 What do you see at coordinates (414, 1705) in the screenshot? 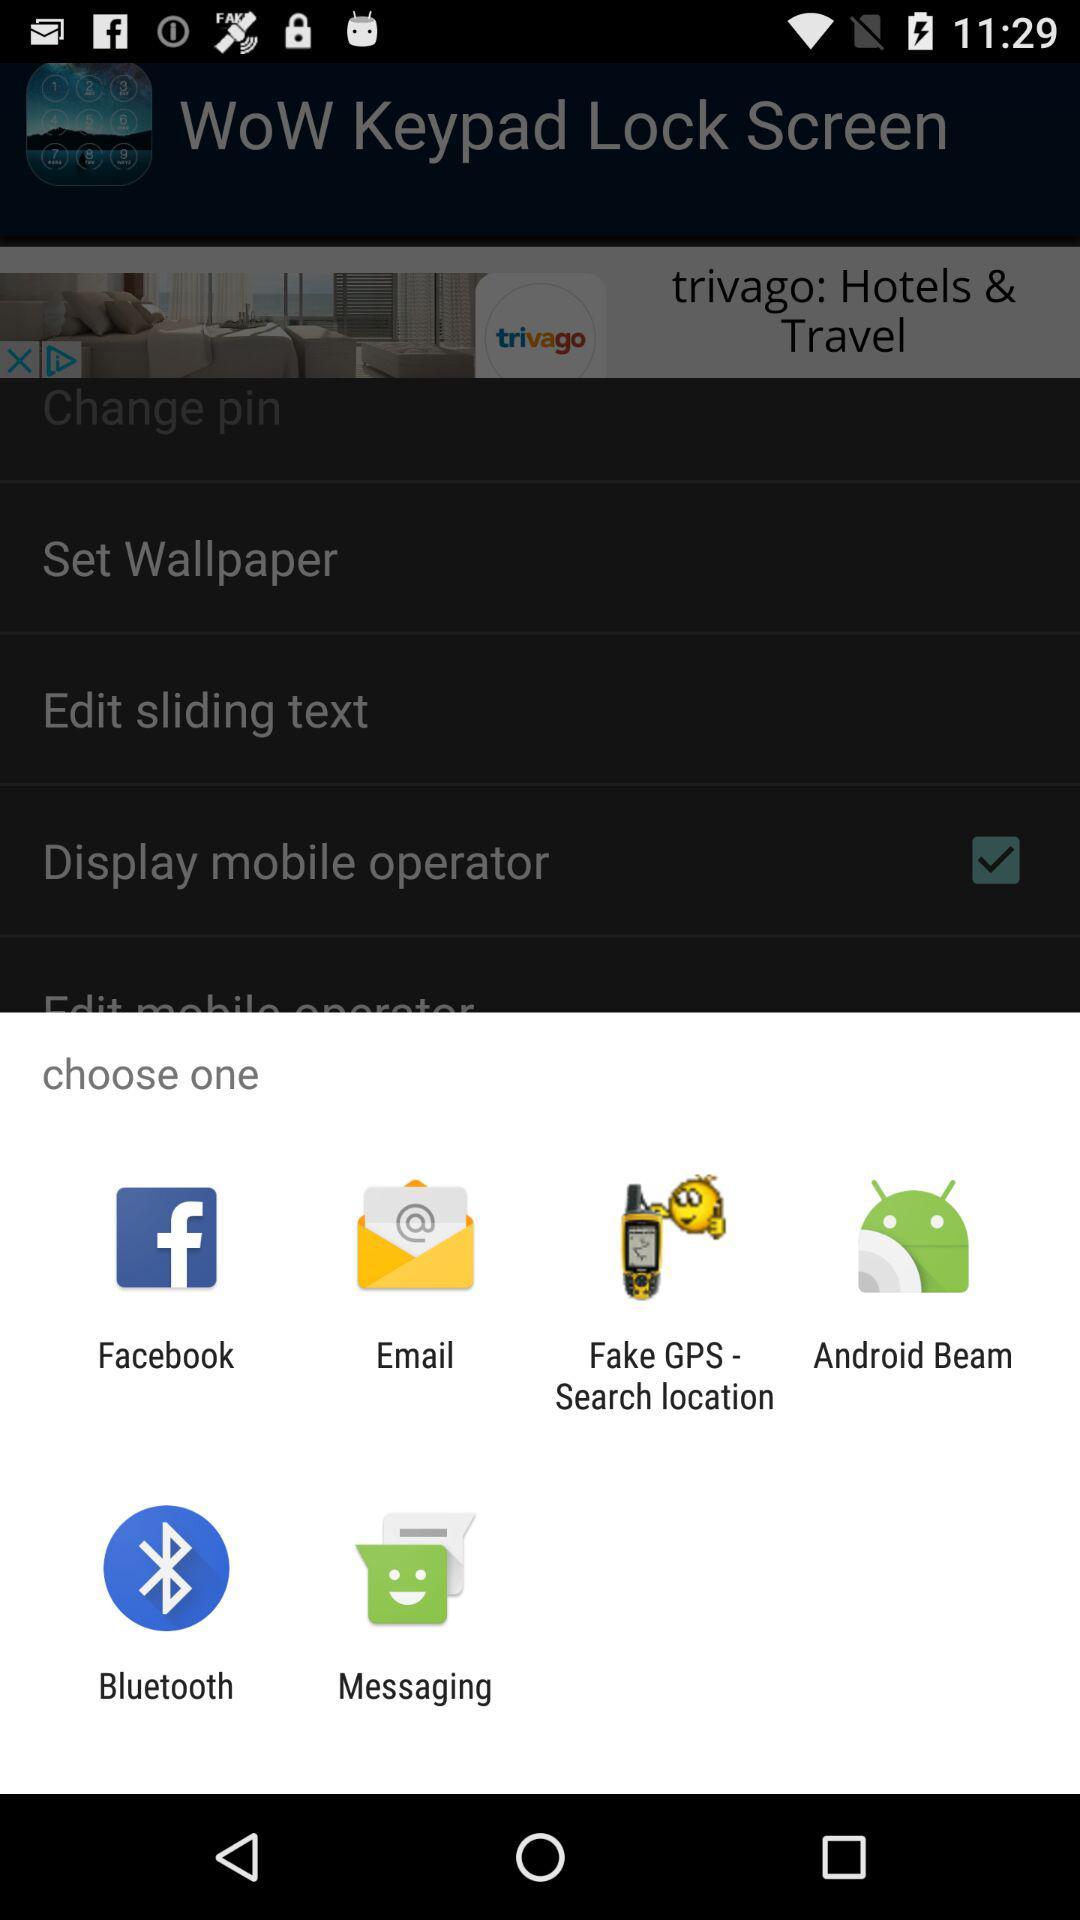
I see `messaging app` at bounding box center [414, 1705].